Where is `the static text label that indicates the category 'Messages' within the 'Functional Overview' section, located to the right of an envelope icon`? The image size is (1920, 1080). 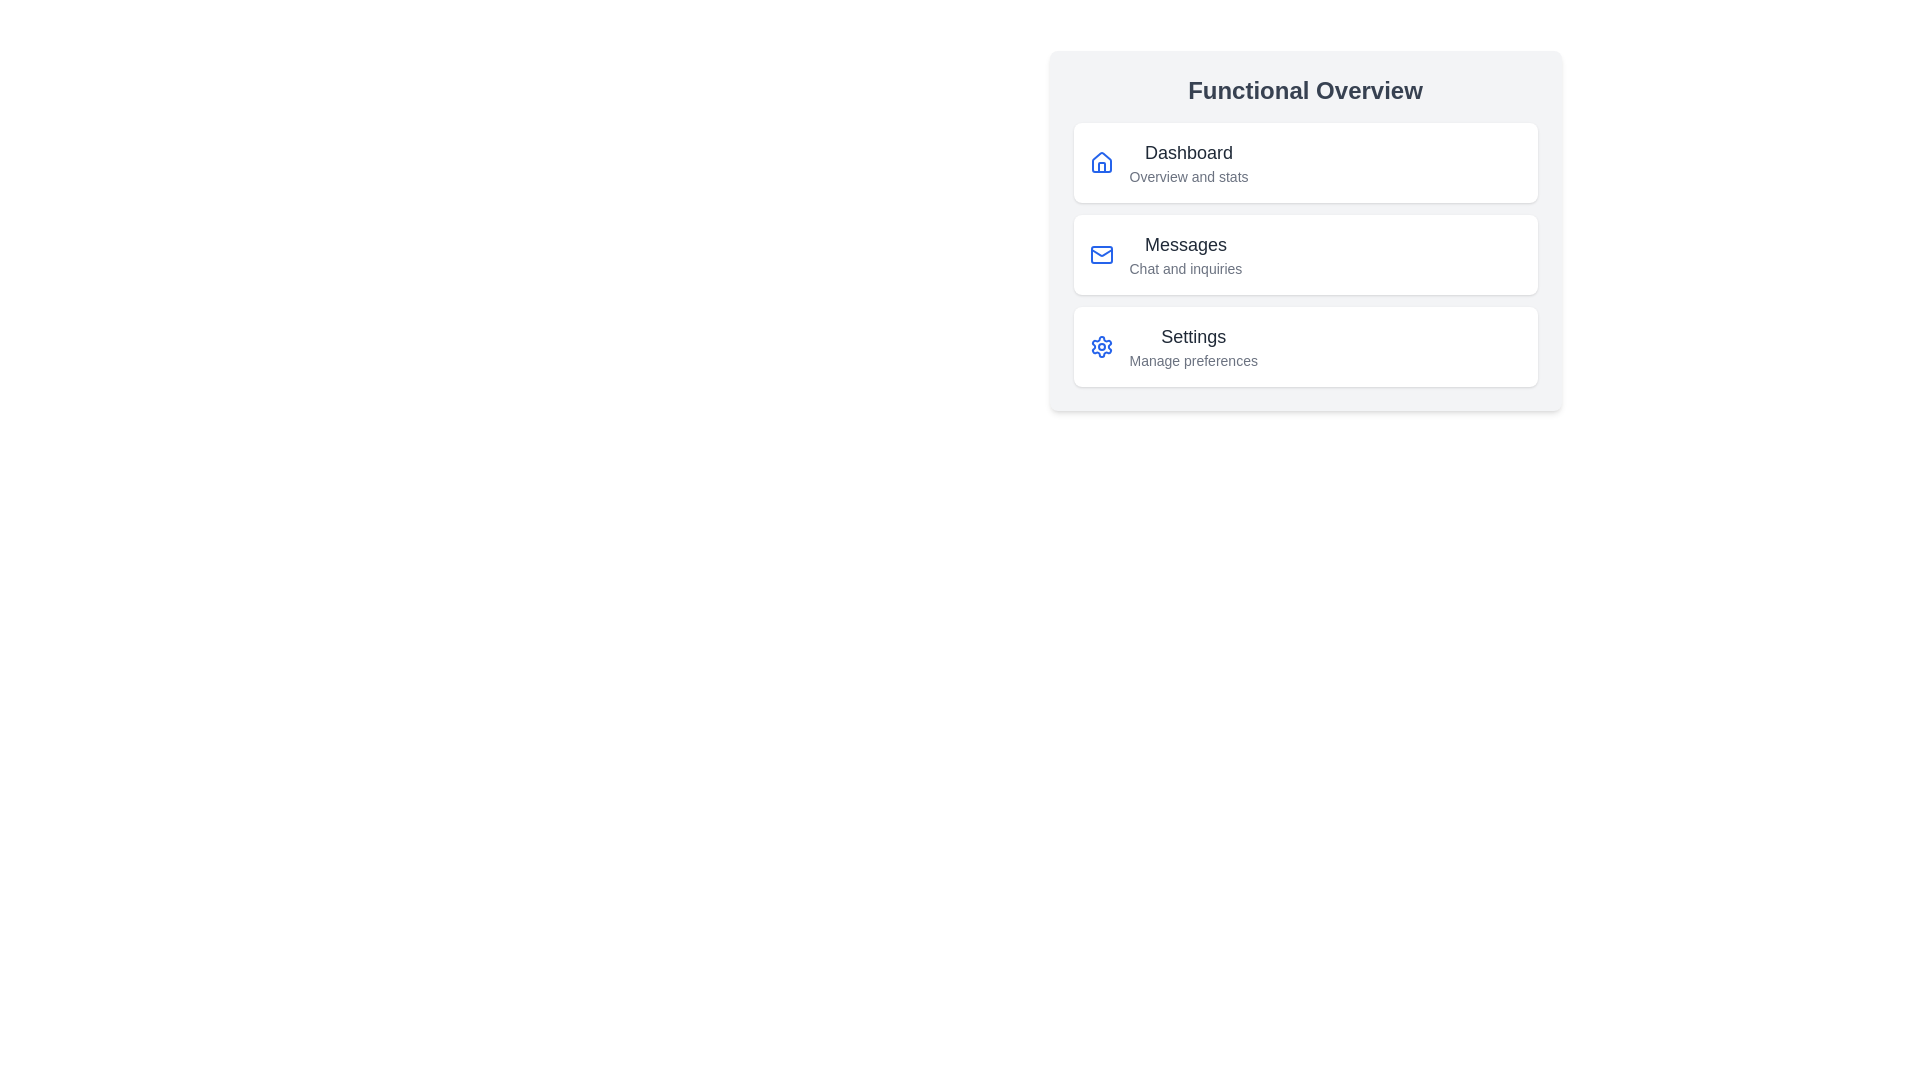
the static text label that indicates the category 'Messages' within the 'Functional Overview' section, located to the right of an envelope icon is located at coordinates (1185, 244).